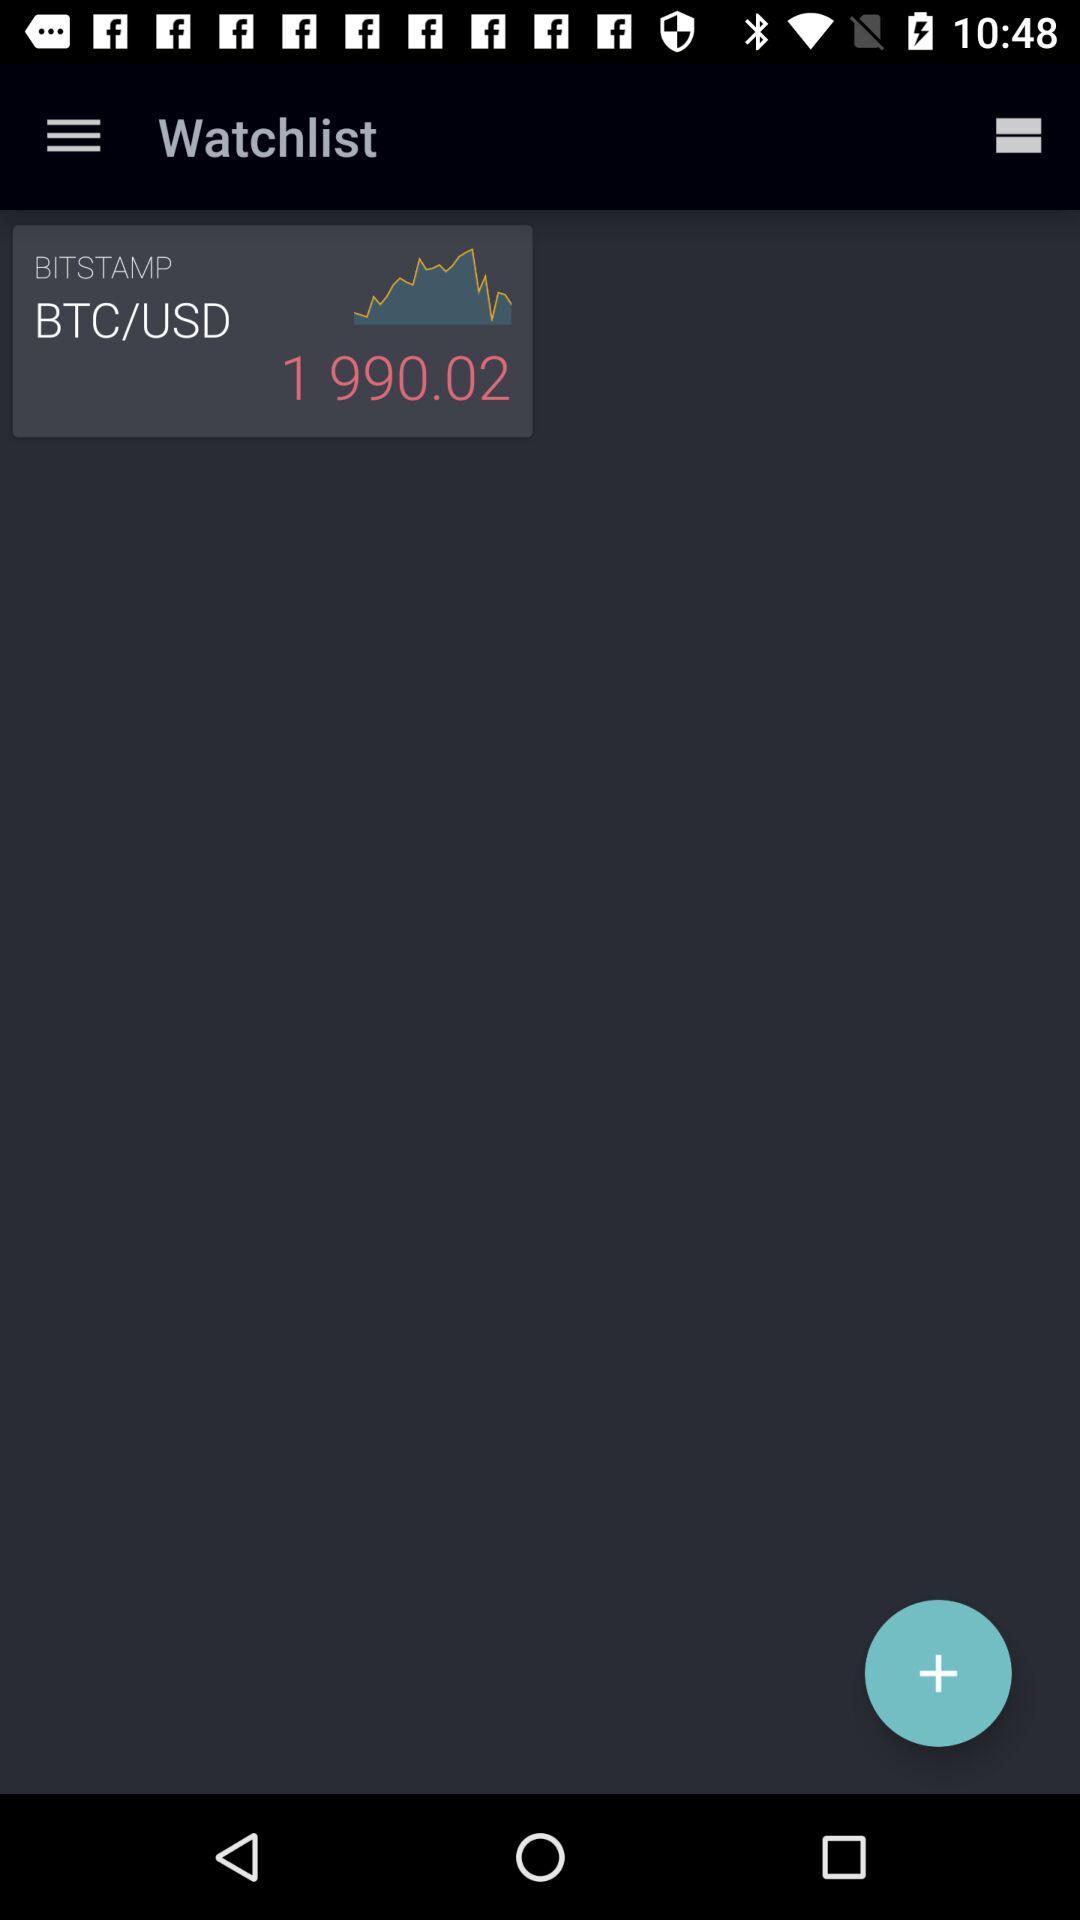  What do you see at coordinates (1017, 135) in the screenshot?
I see `icon to the right of the watchlist icon` at bounding box center [1017, 135].